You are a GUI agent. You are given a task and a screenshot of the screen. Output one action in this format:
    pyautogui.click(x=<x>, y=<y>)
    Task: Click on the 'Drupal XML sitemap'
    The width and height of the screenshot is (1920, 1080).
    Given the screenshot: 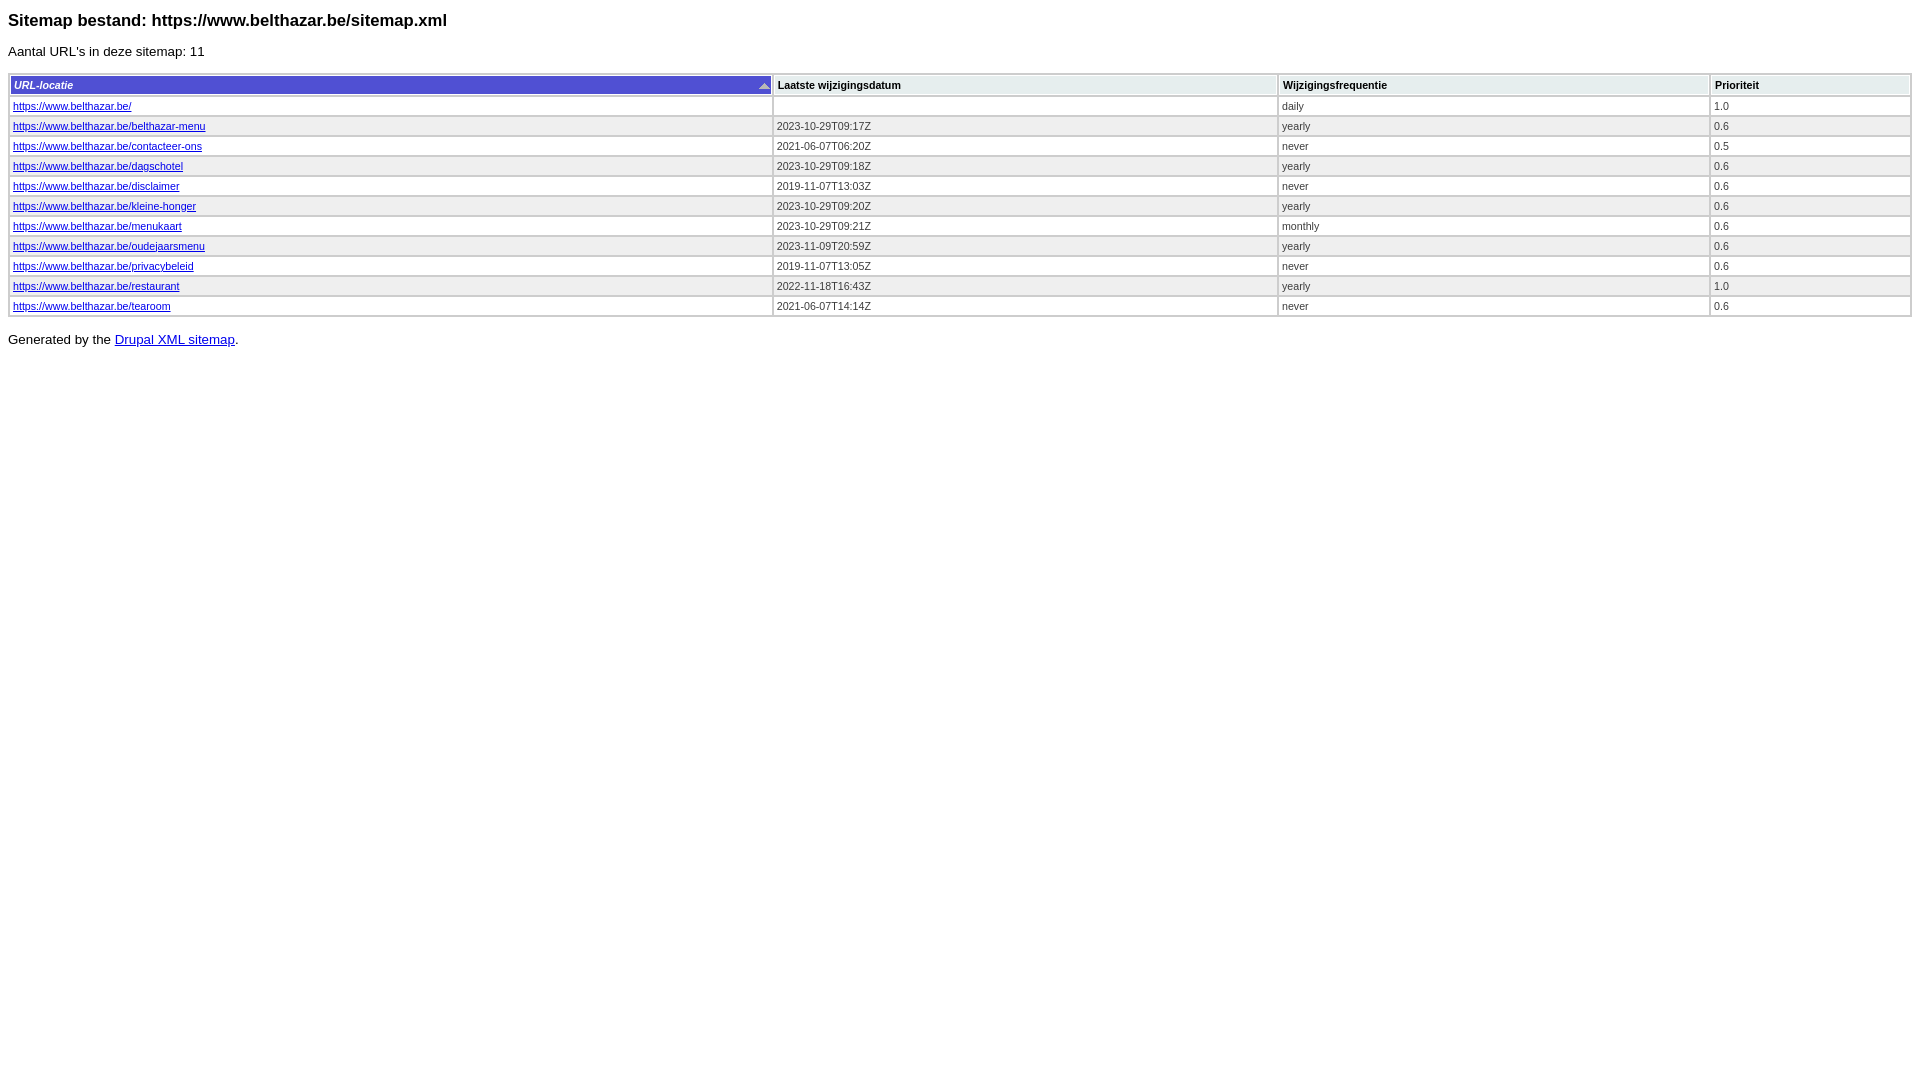 What is the action you would take?
    pyautogui.click(x=174, y=338)
    